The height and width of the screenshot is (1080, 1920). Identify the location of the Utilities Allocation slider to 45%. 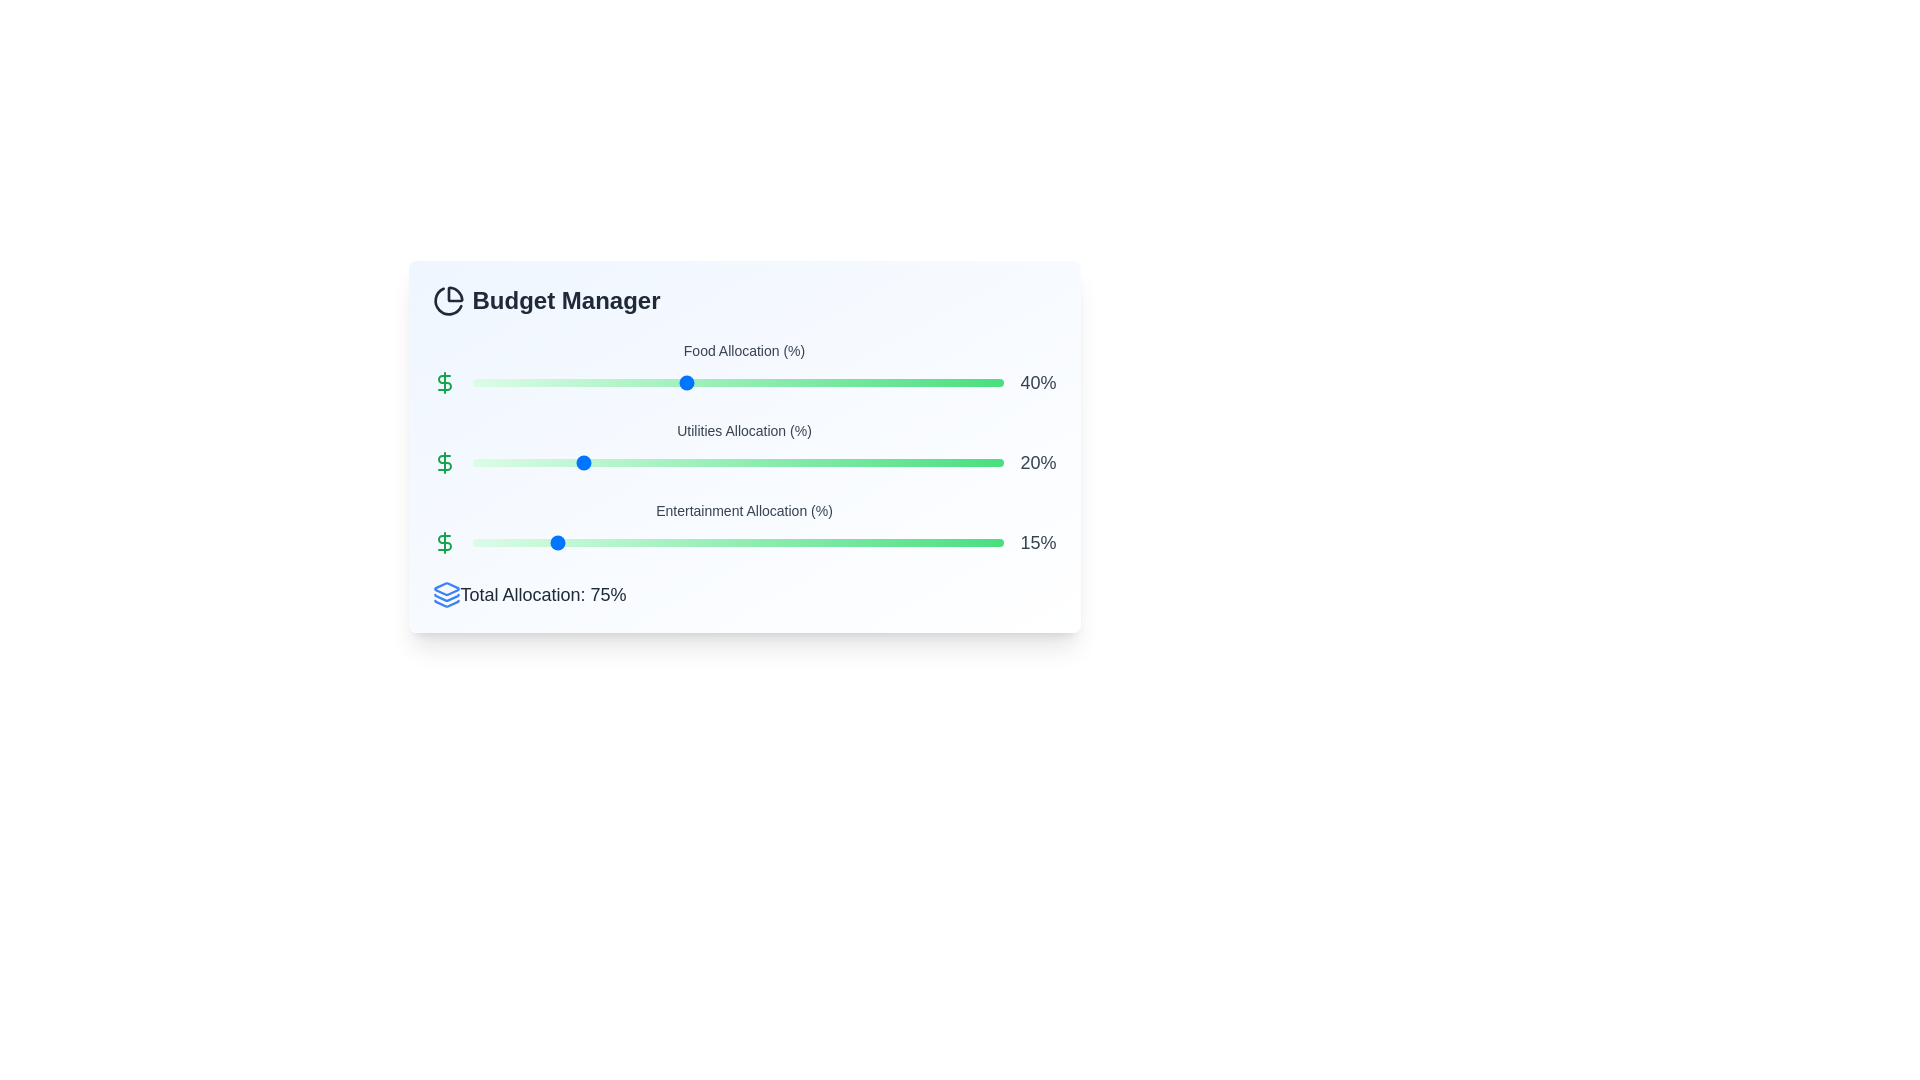
(711, 462).